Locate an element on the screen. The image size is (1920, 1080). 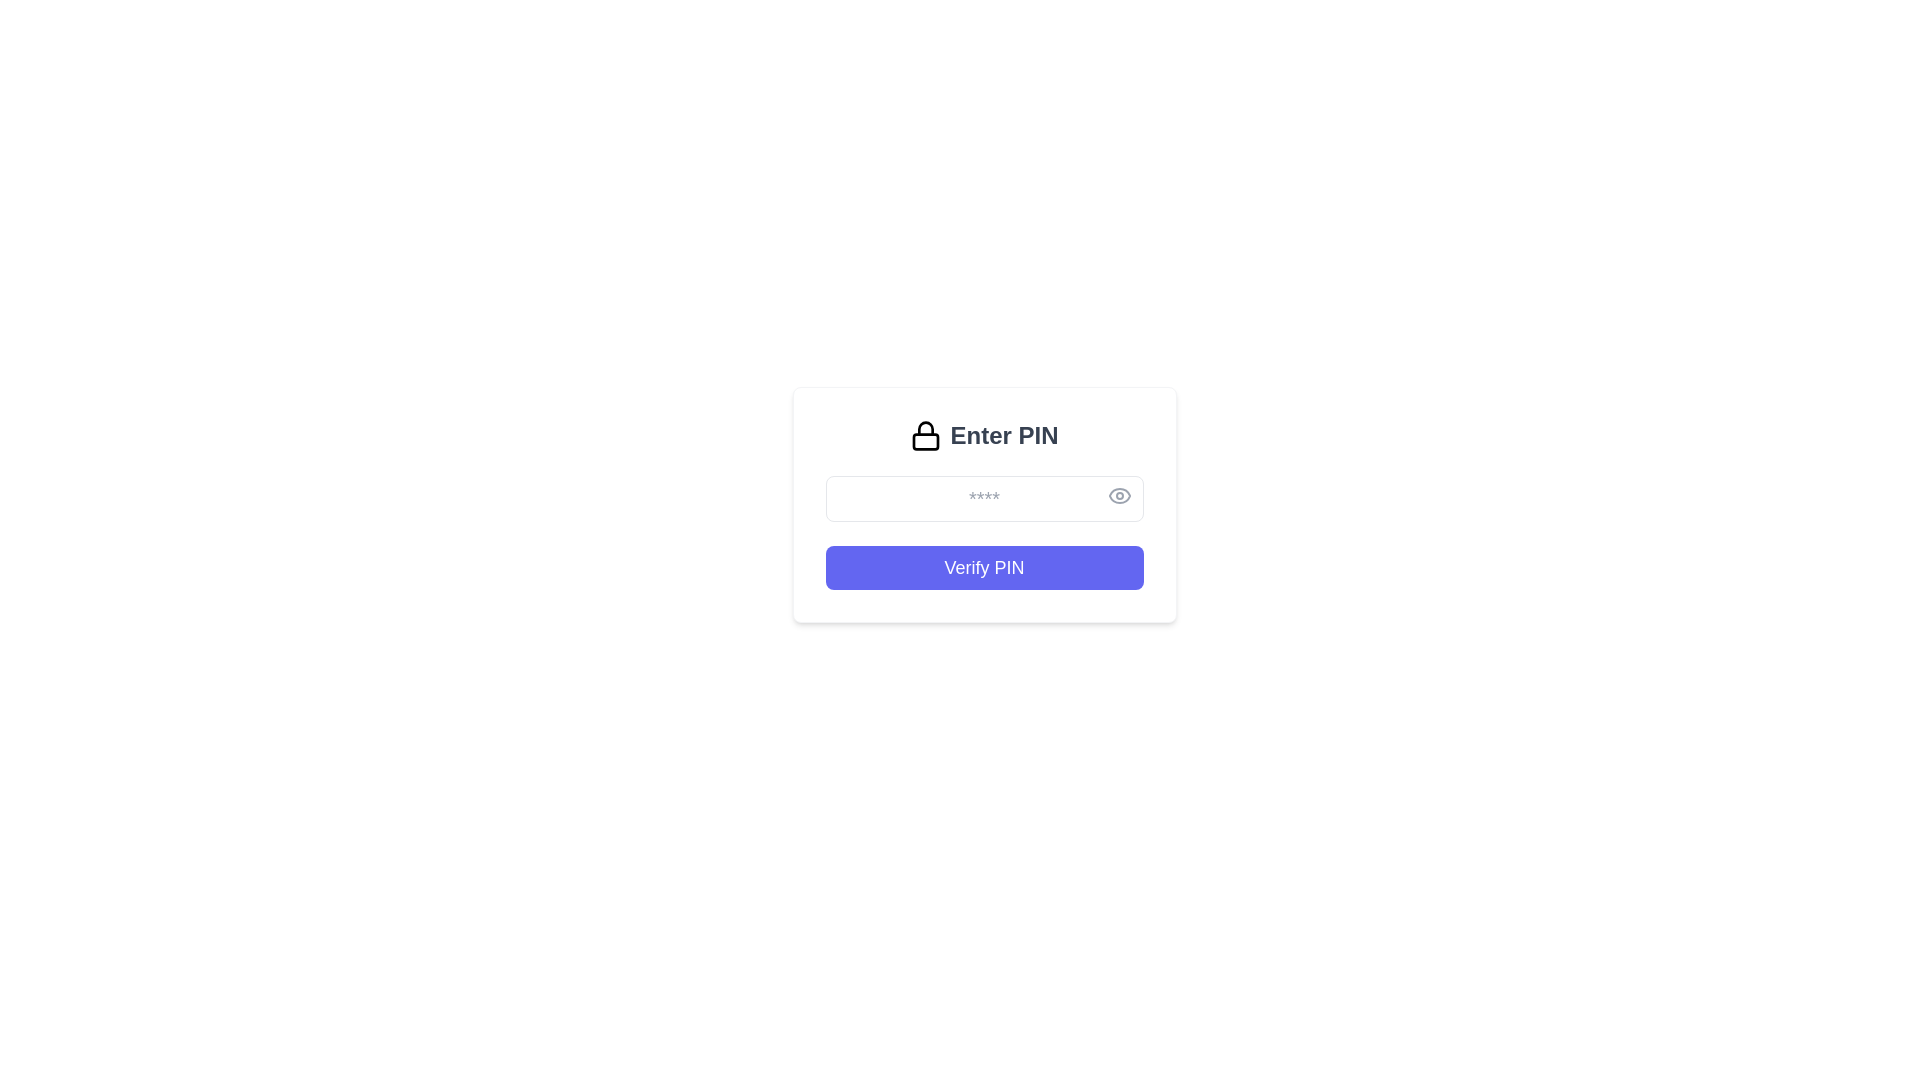
the lower part of the lock-shaped icon representing security in the user interface, located above the 'Enter PIN' text is located at coordinates (925, 441).